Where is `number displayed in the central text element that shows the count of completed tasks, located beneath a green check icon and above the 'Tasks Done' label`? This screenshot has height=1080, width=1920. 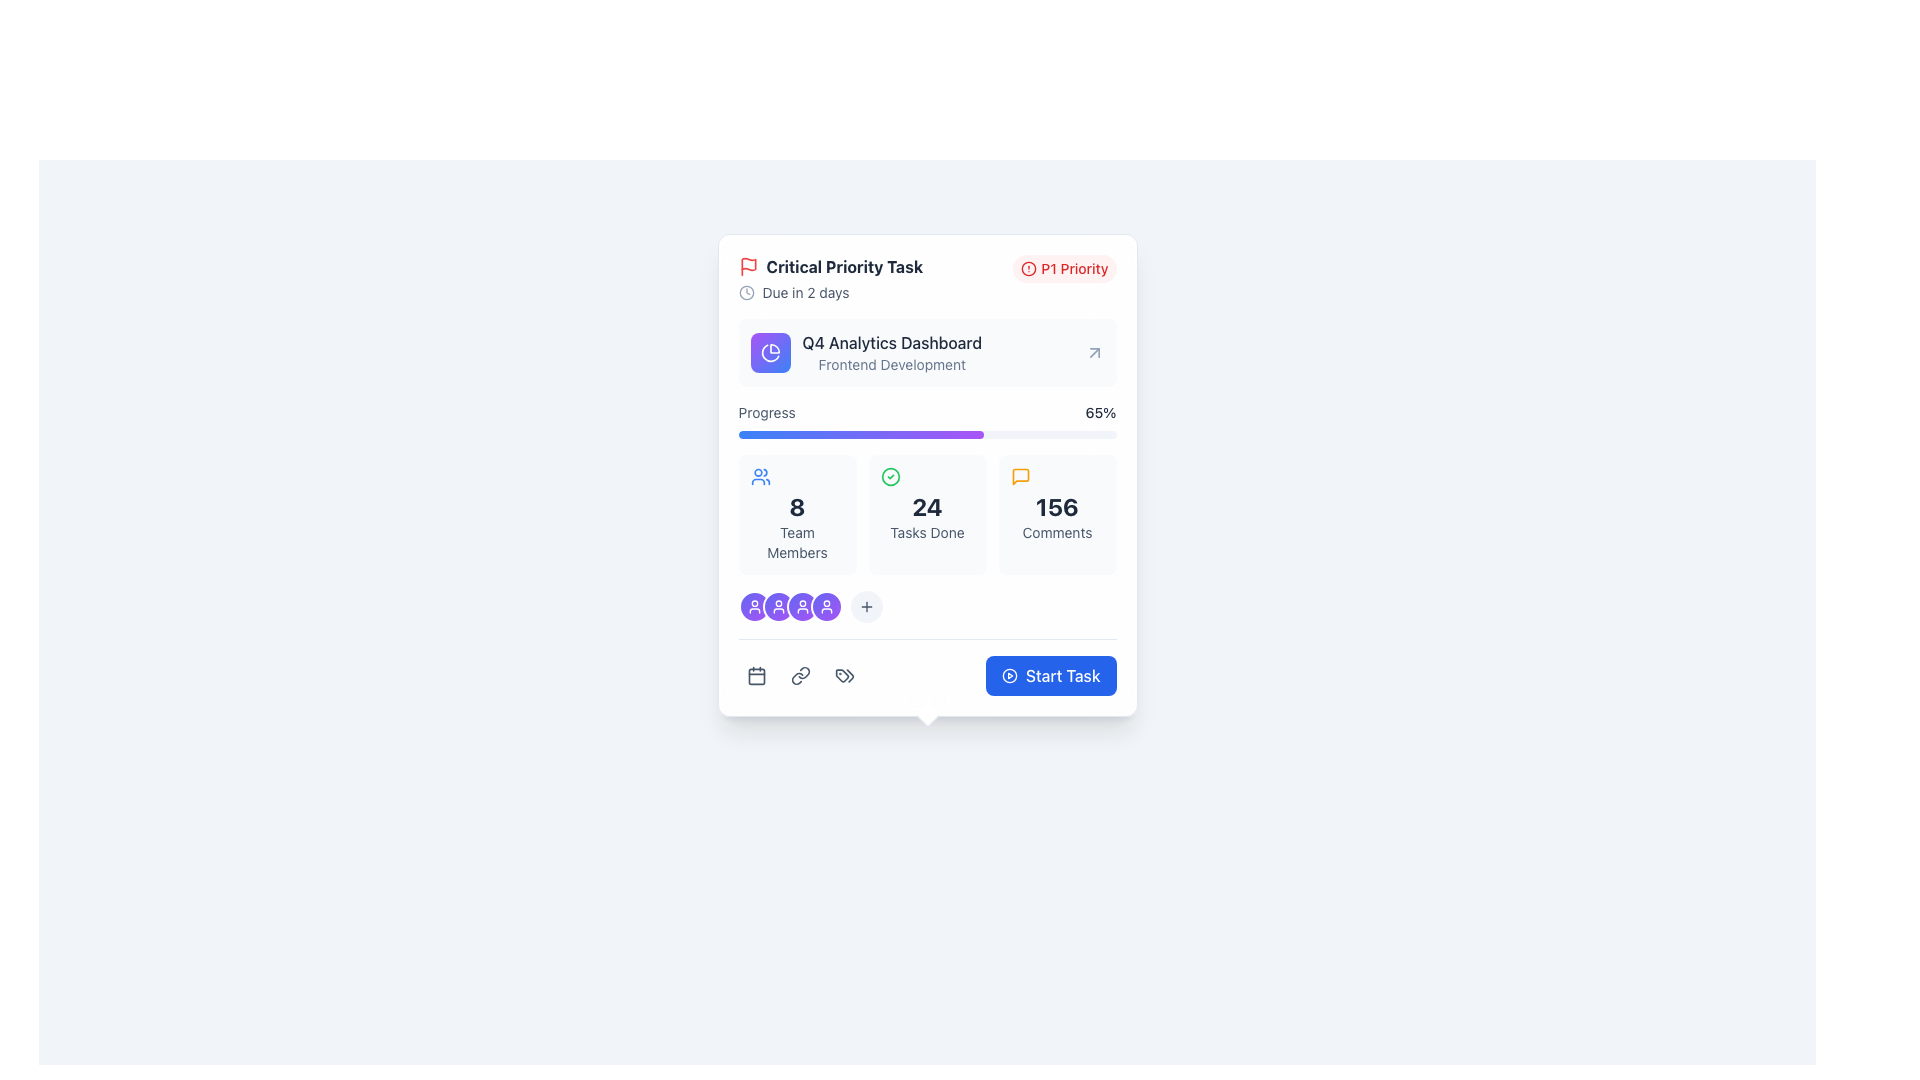 number displayed in the central text element that shows the count of completed tasks, located beneath a green check icon and above the 'Tasks Done' label is located at coordinates (926, 505).